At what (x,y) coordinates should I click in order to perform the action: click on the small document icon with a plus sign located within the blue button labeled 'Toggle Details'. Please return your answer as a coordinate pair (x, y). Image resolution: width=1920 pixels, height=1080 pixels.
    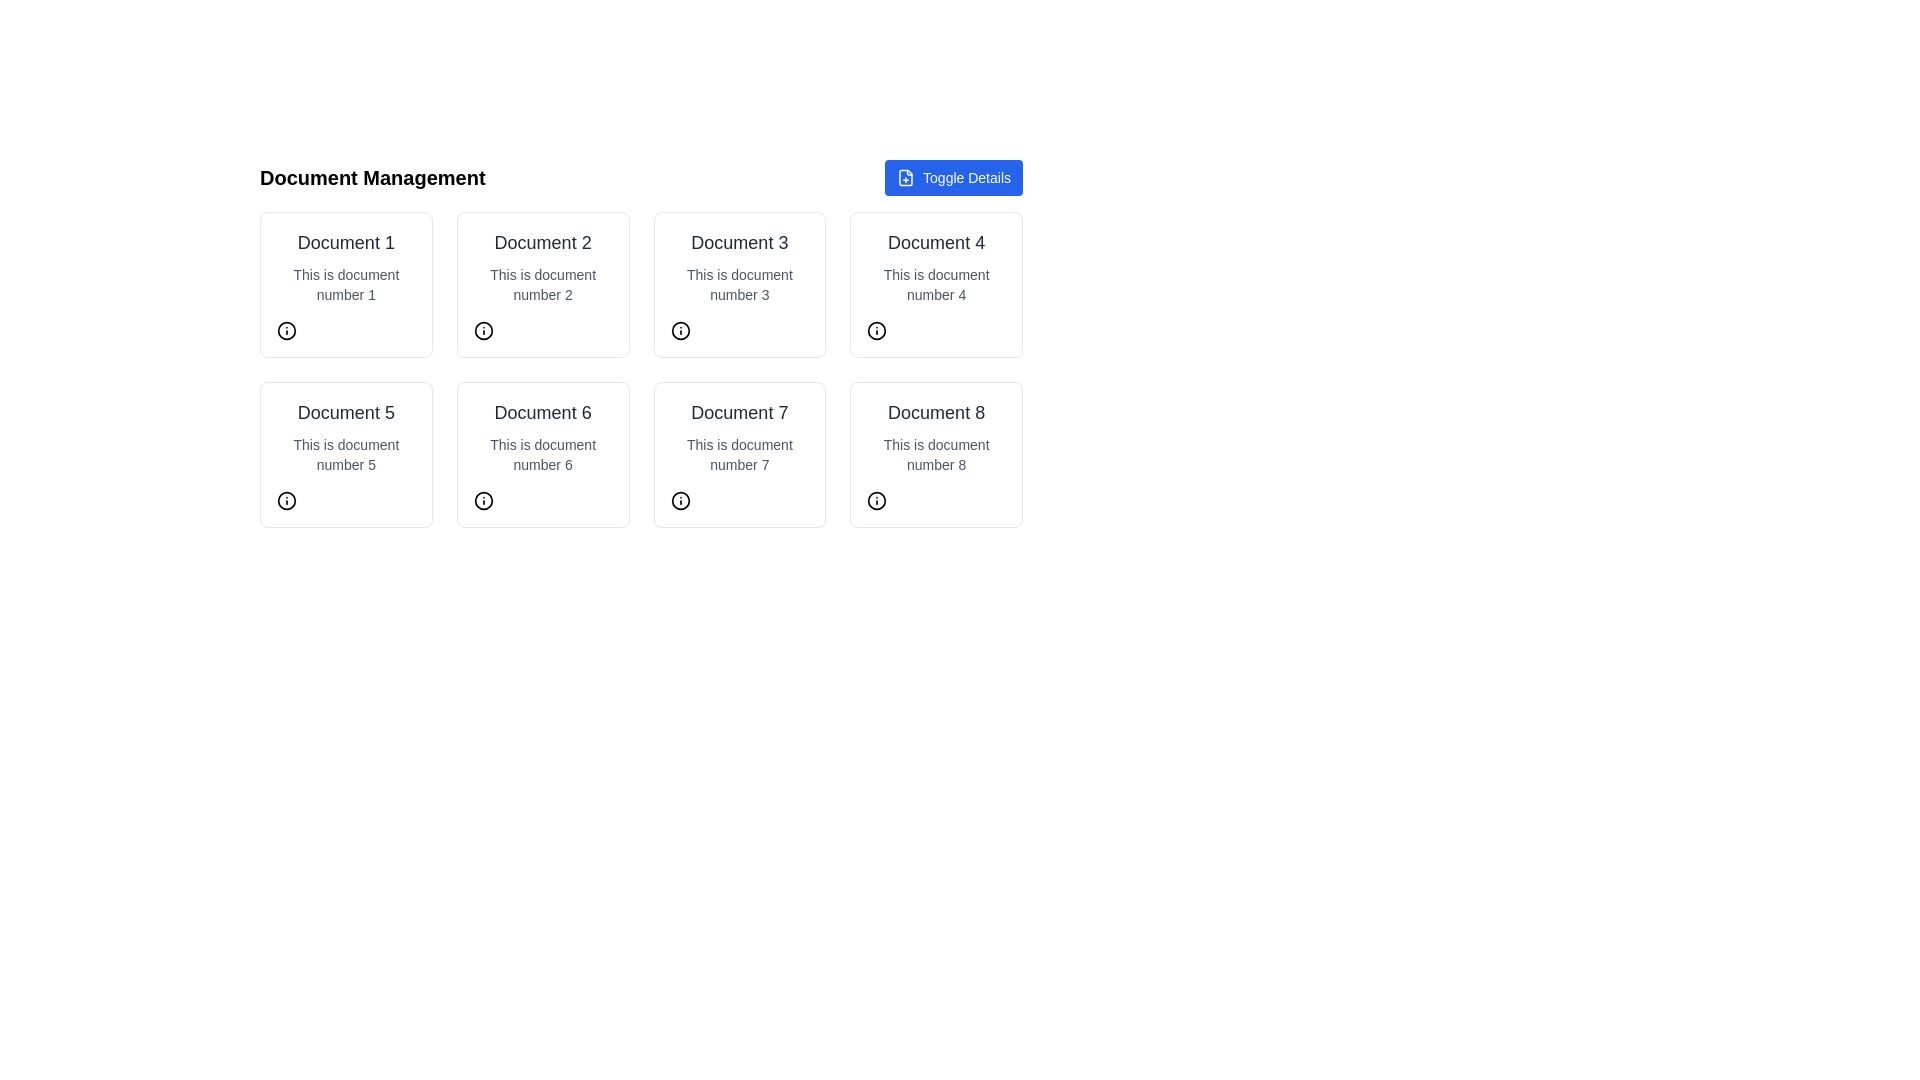
    Looking at the image, I should click on (905, 176).